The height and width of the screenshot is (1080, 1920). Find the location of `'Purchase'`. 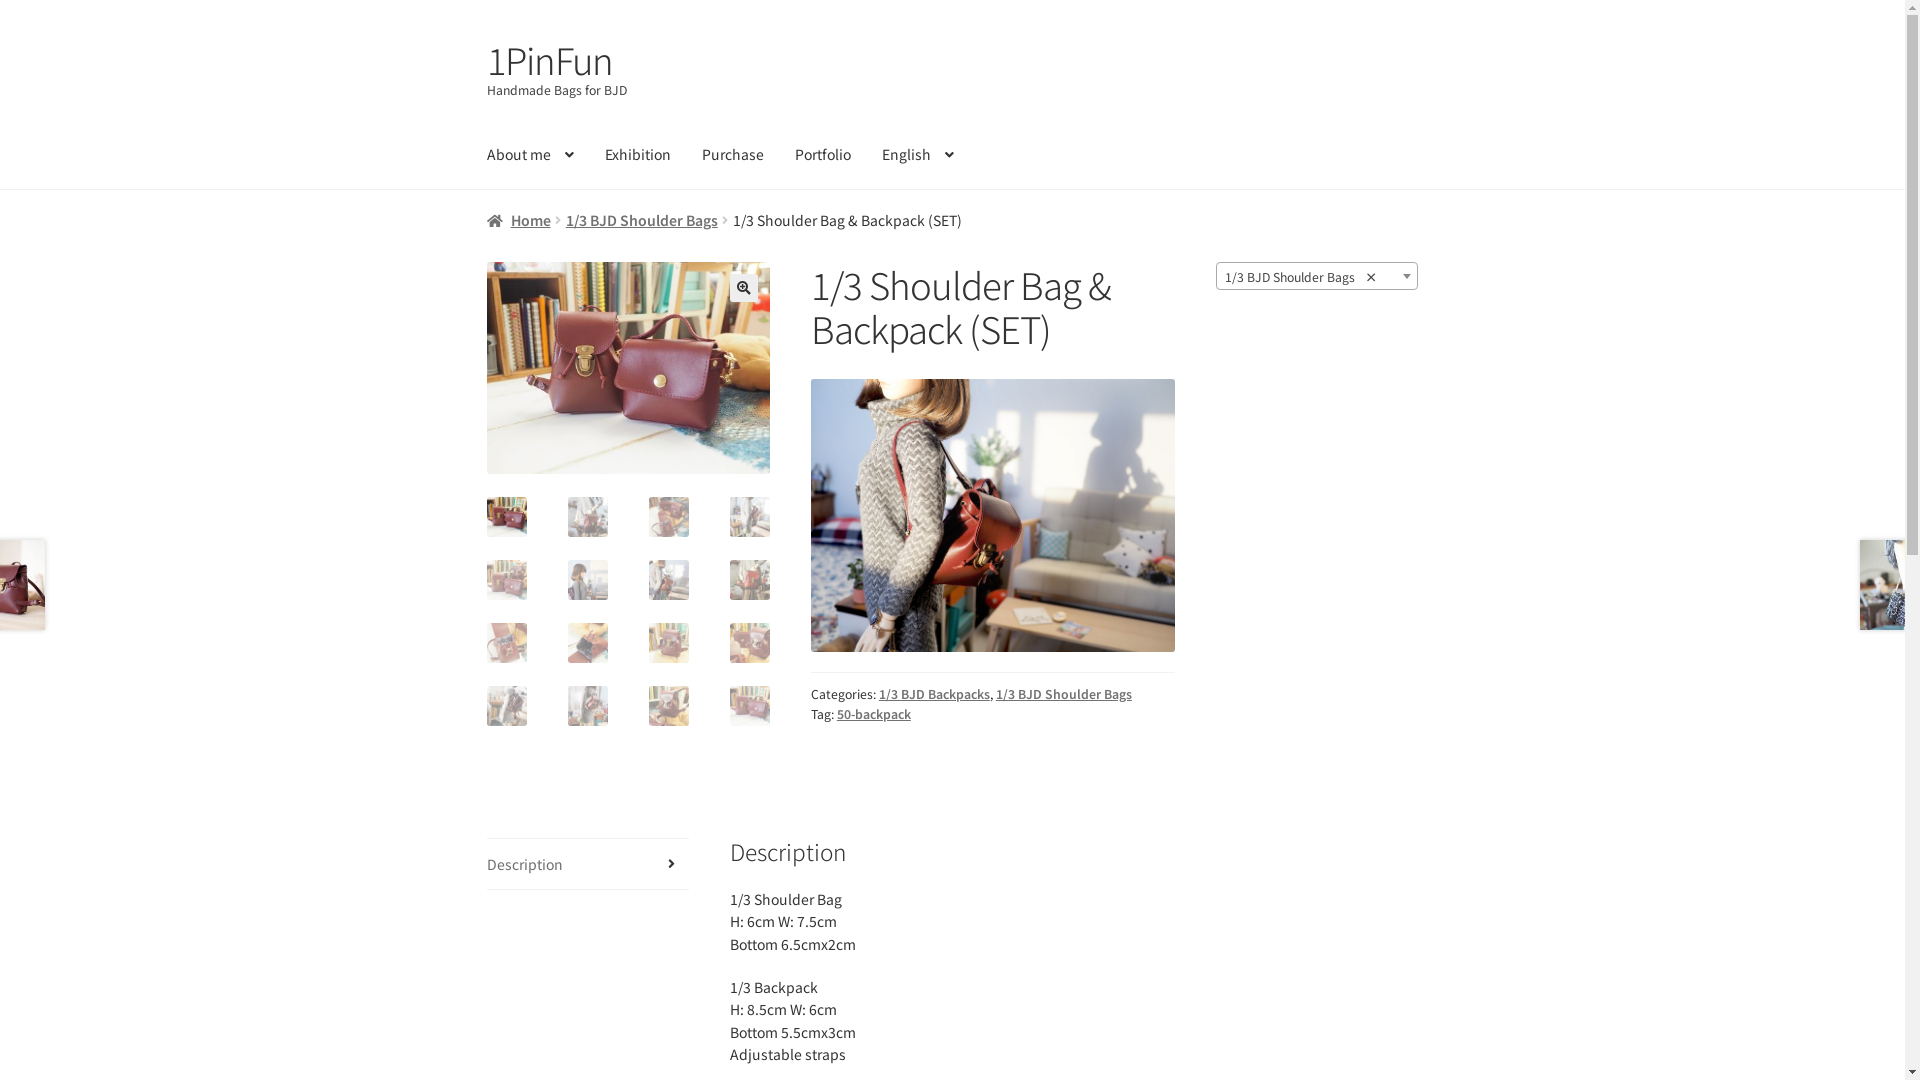

'Purchase' is located at coordinates (687, 153).